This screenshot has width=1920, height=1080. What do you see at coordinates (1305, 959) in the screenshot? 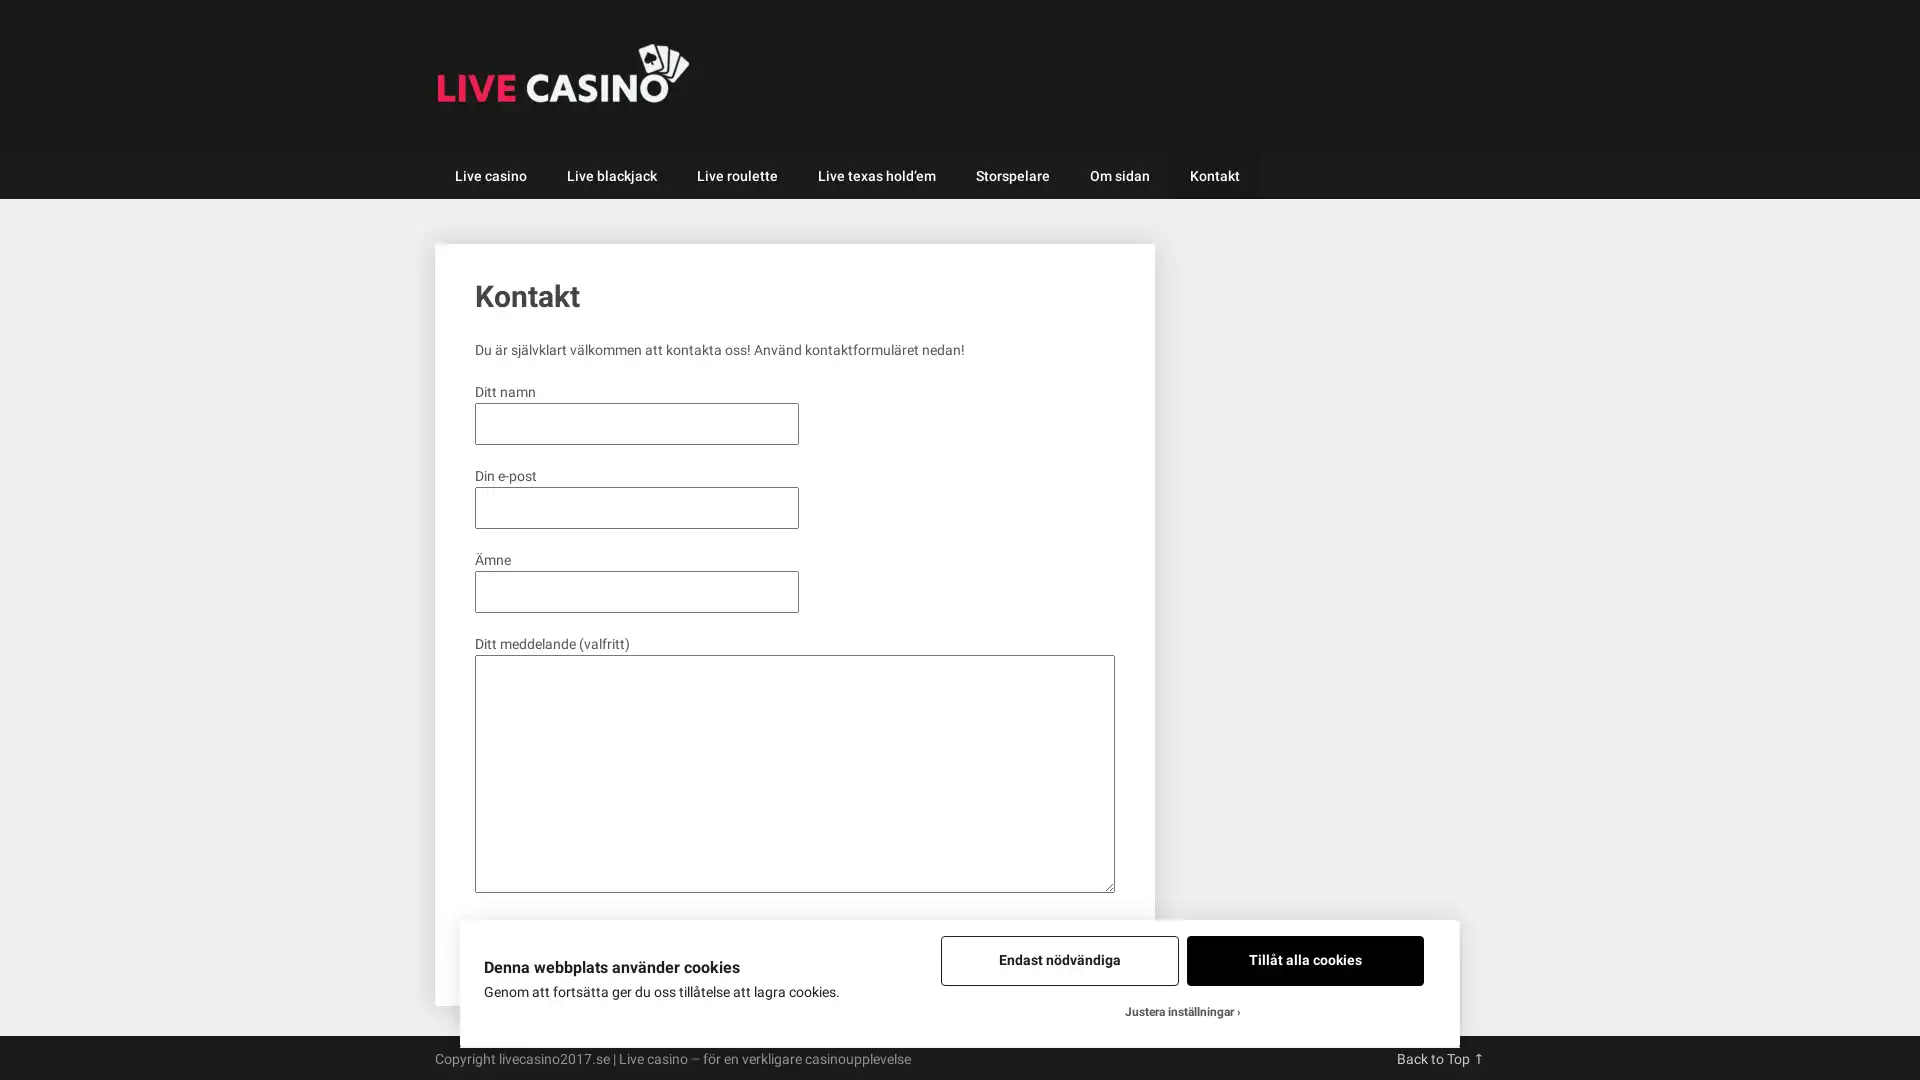
I see `Tillat alla cookies` at bounding box center [1305, 959].